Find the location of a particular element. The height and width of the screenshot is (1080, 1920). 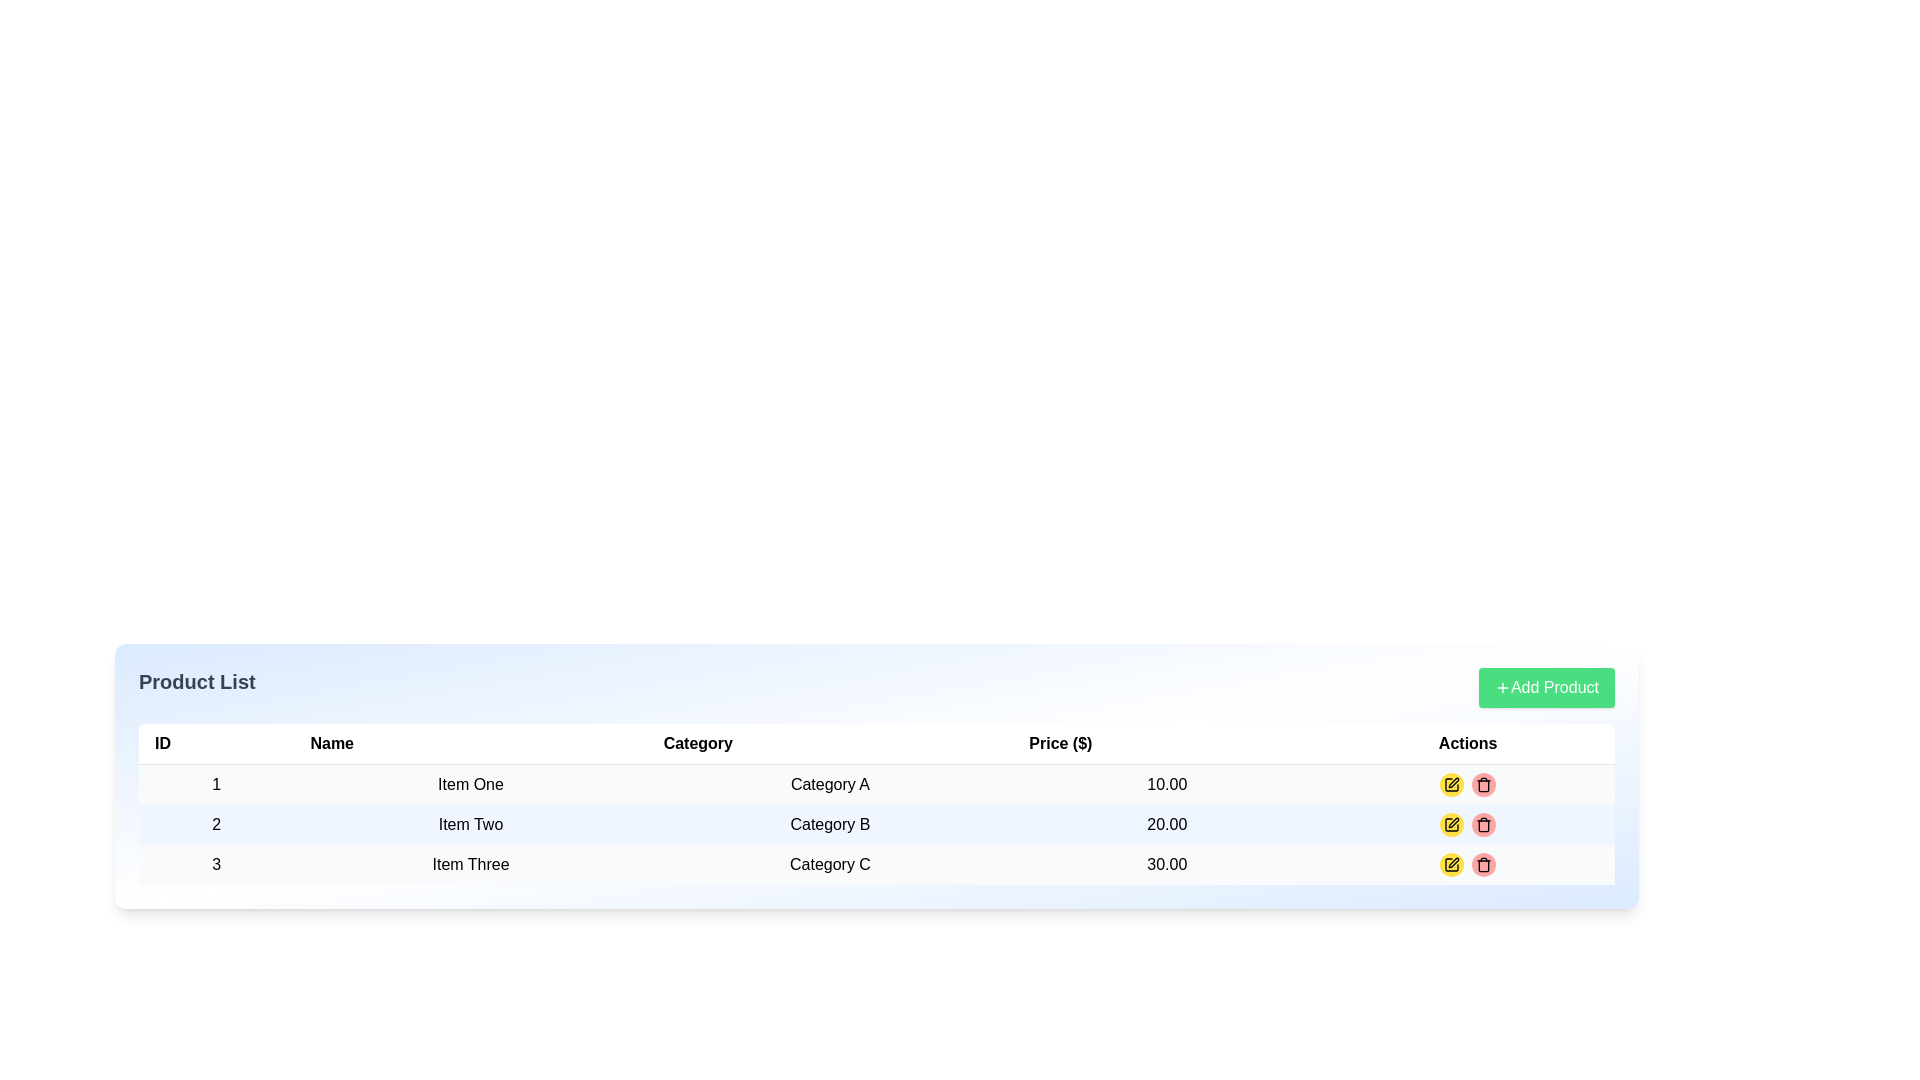

the circular yellow button with a black pen icon located in the 'Actions' column of the last row in the product table is located at coordinates (1452, 863).